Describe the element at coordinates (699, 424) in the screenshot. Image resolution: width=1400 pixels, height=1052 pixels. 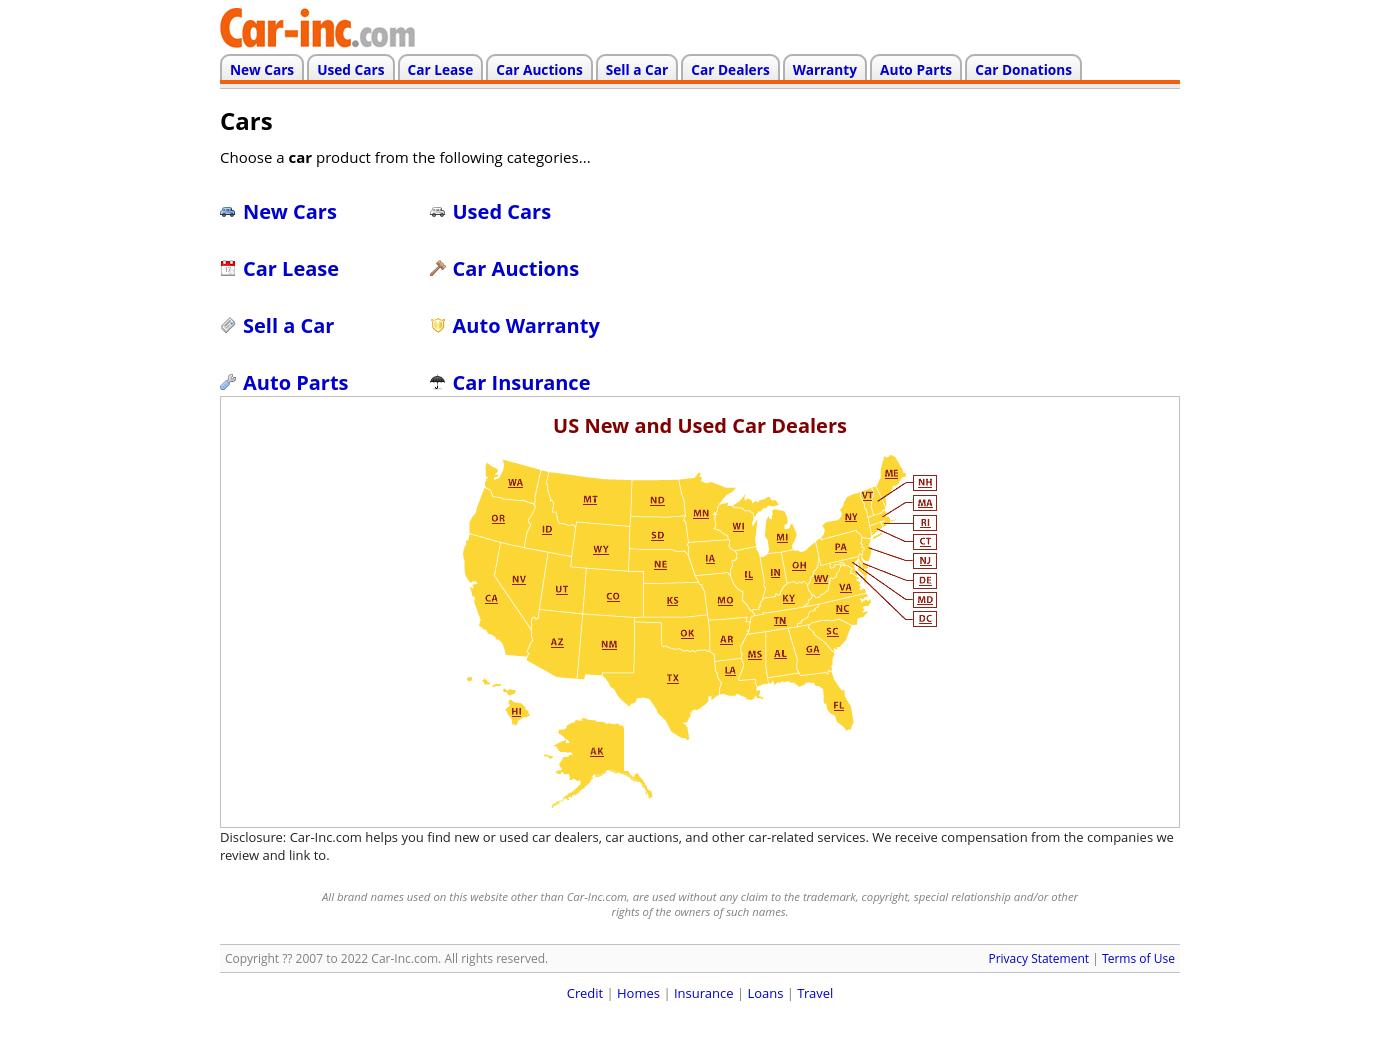
I see `'US New and Used Car Dealers'` at that location.